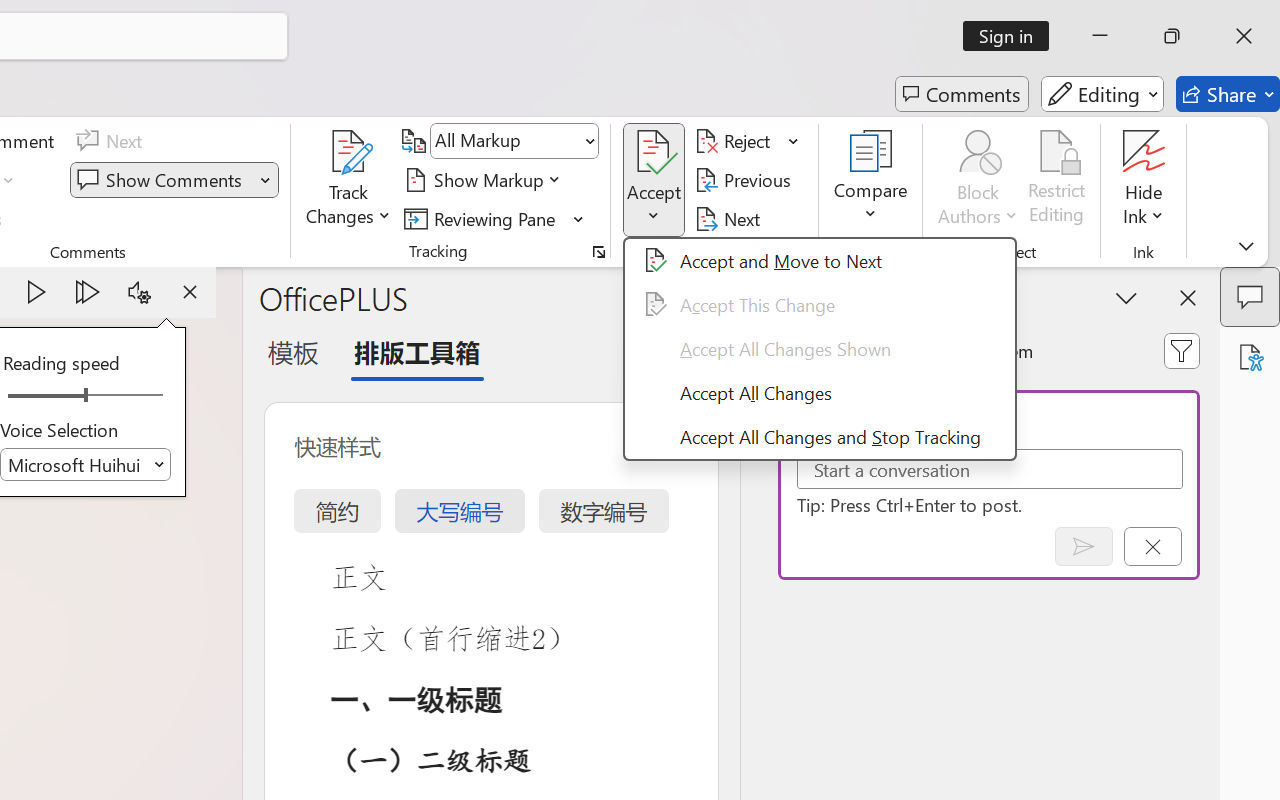 Image resolution: width=1280 pixels, height=800 pixels. Describe the element at coordinates (1248, 357) in the screenshot. I see `'Accessibility Assistant'` at that location.